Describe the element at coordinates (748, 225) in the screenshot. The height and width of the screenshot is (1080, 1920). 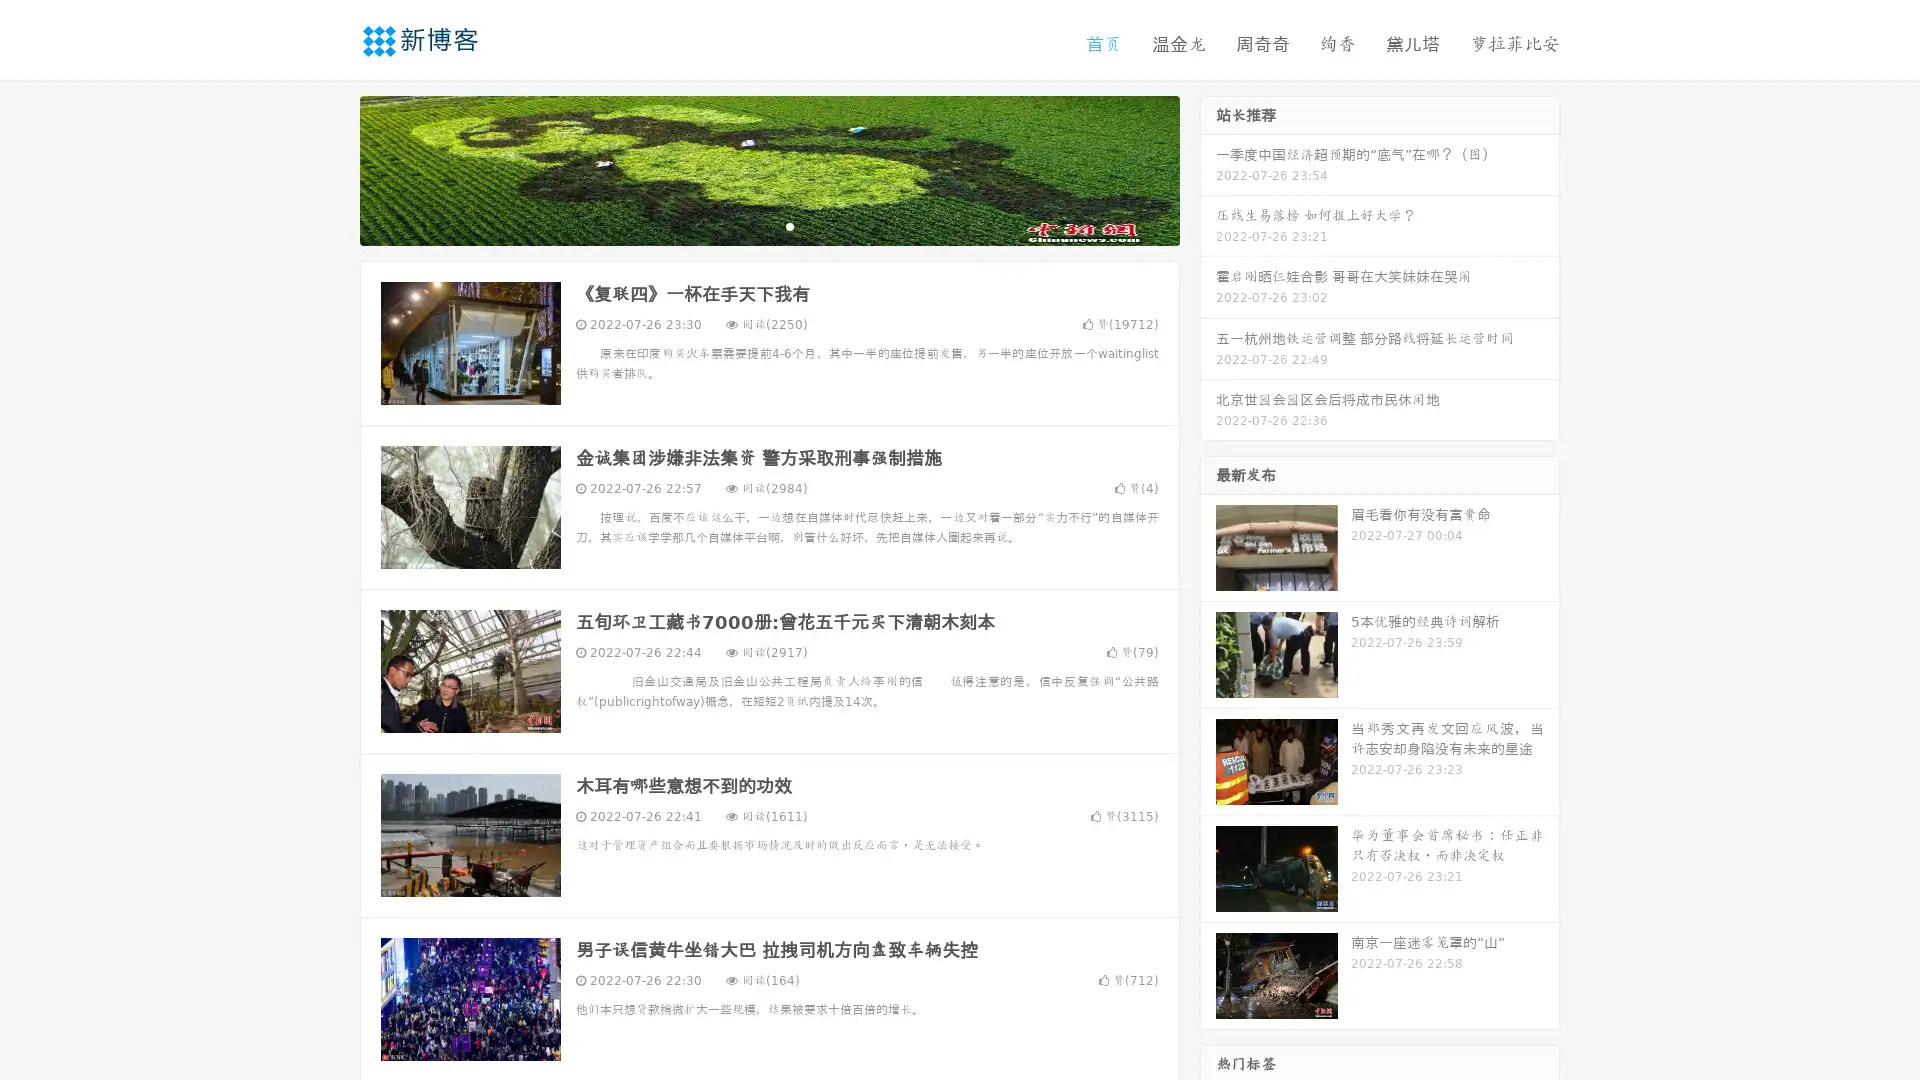
I see `Go to slide 1` at that location.